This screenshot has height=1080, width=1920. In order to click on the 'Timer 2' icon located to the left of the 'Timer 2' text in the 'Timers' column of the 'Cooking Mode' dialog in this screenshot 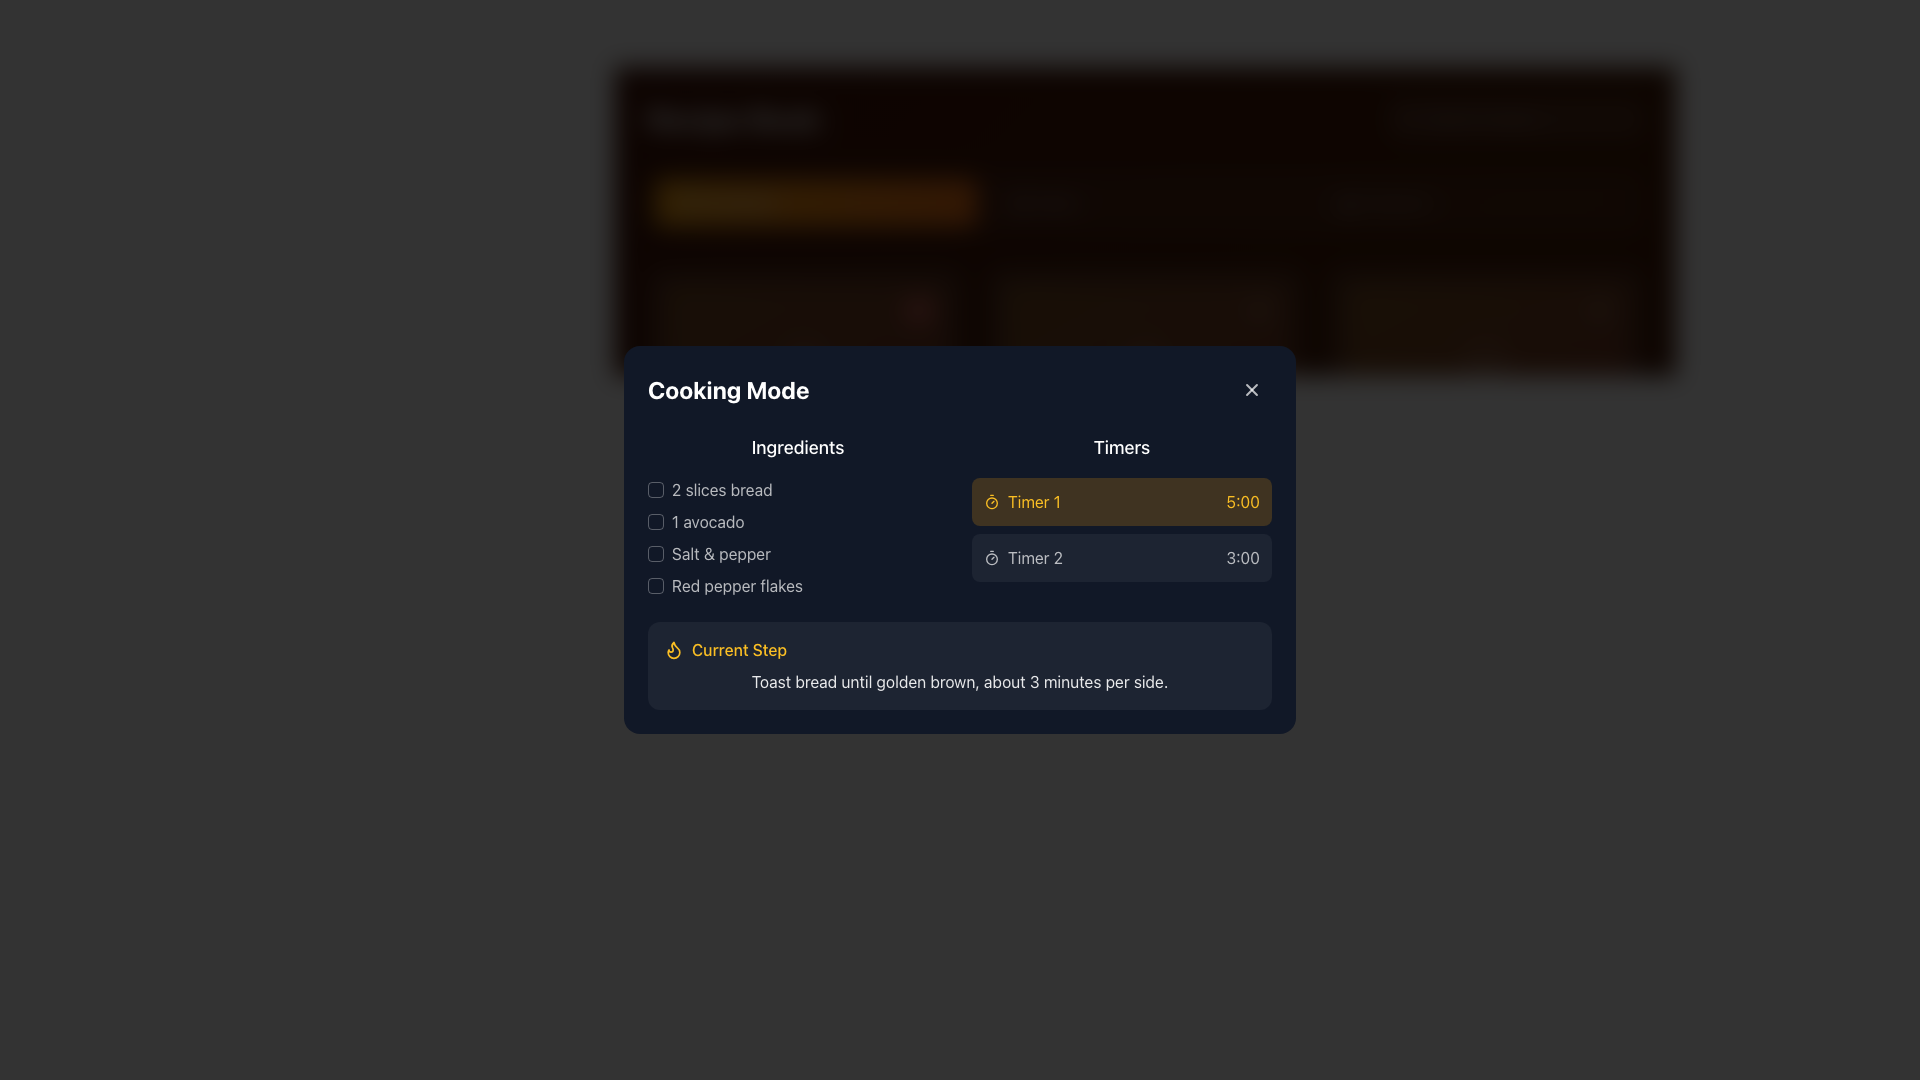, I will do `click(992, 558)`.